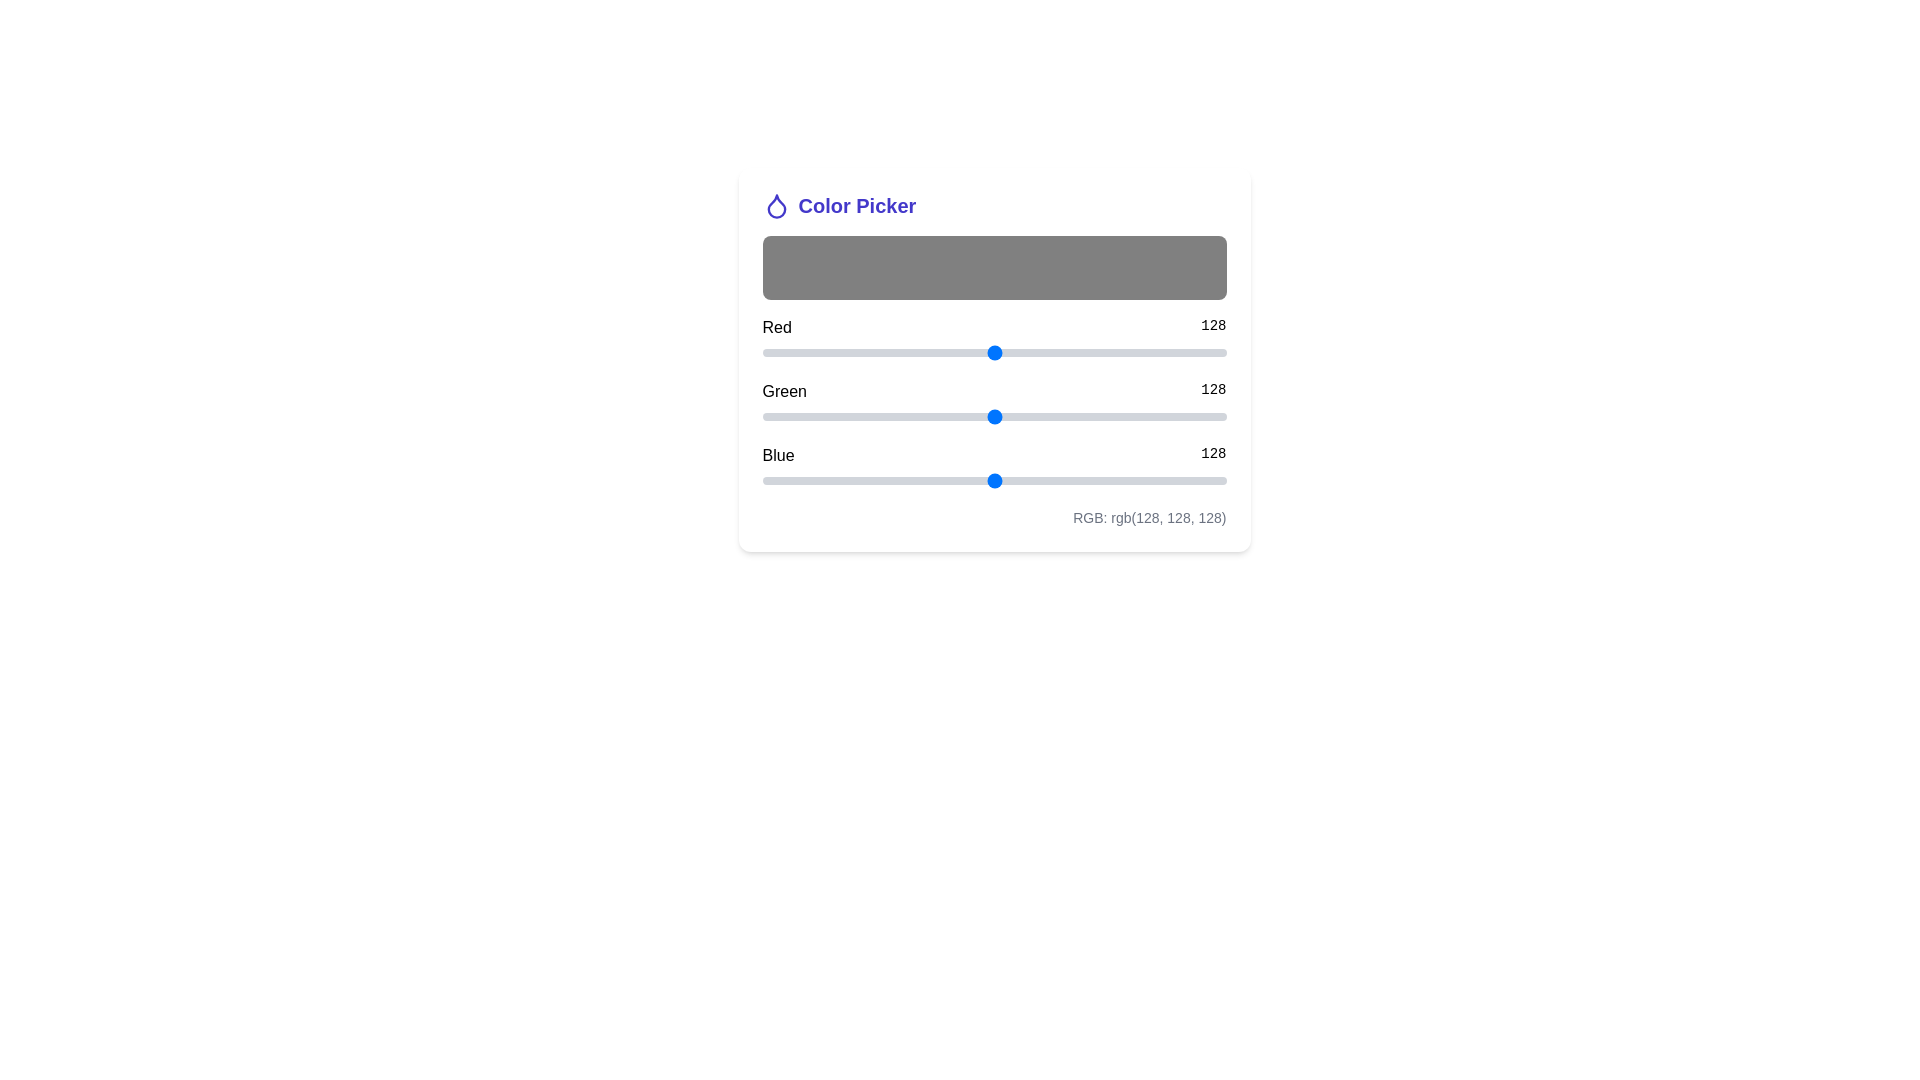 The image size is (1920, 1080). I want to click on the Green slider to set the green component to 124, so click(988, 415).